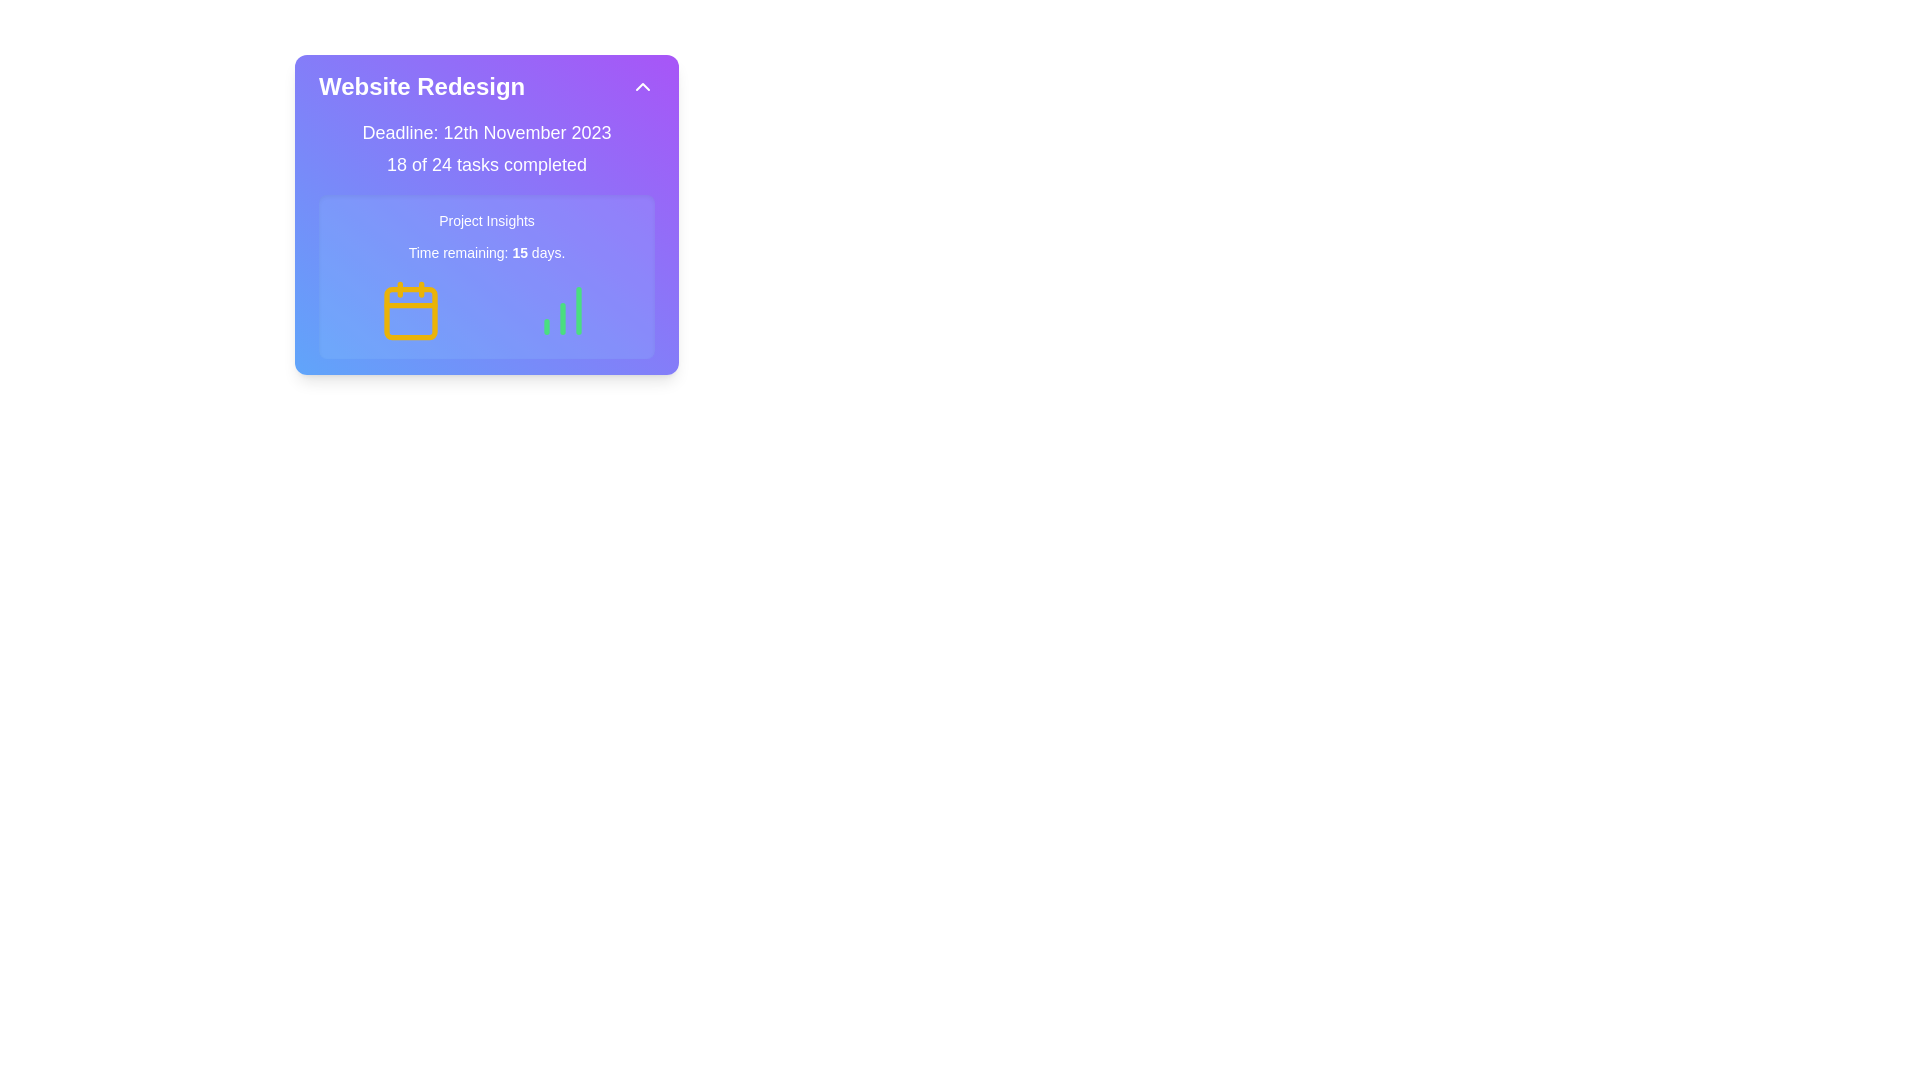  I want to click on the Information Panel containing the title 'Project Insights' with a light blue background and icons on either side, so click(486, 277).